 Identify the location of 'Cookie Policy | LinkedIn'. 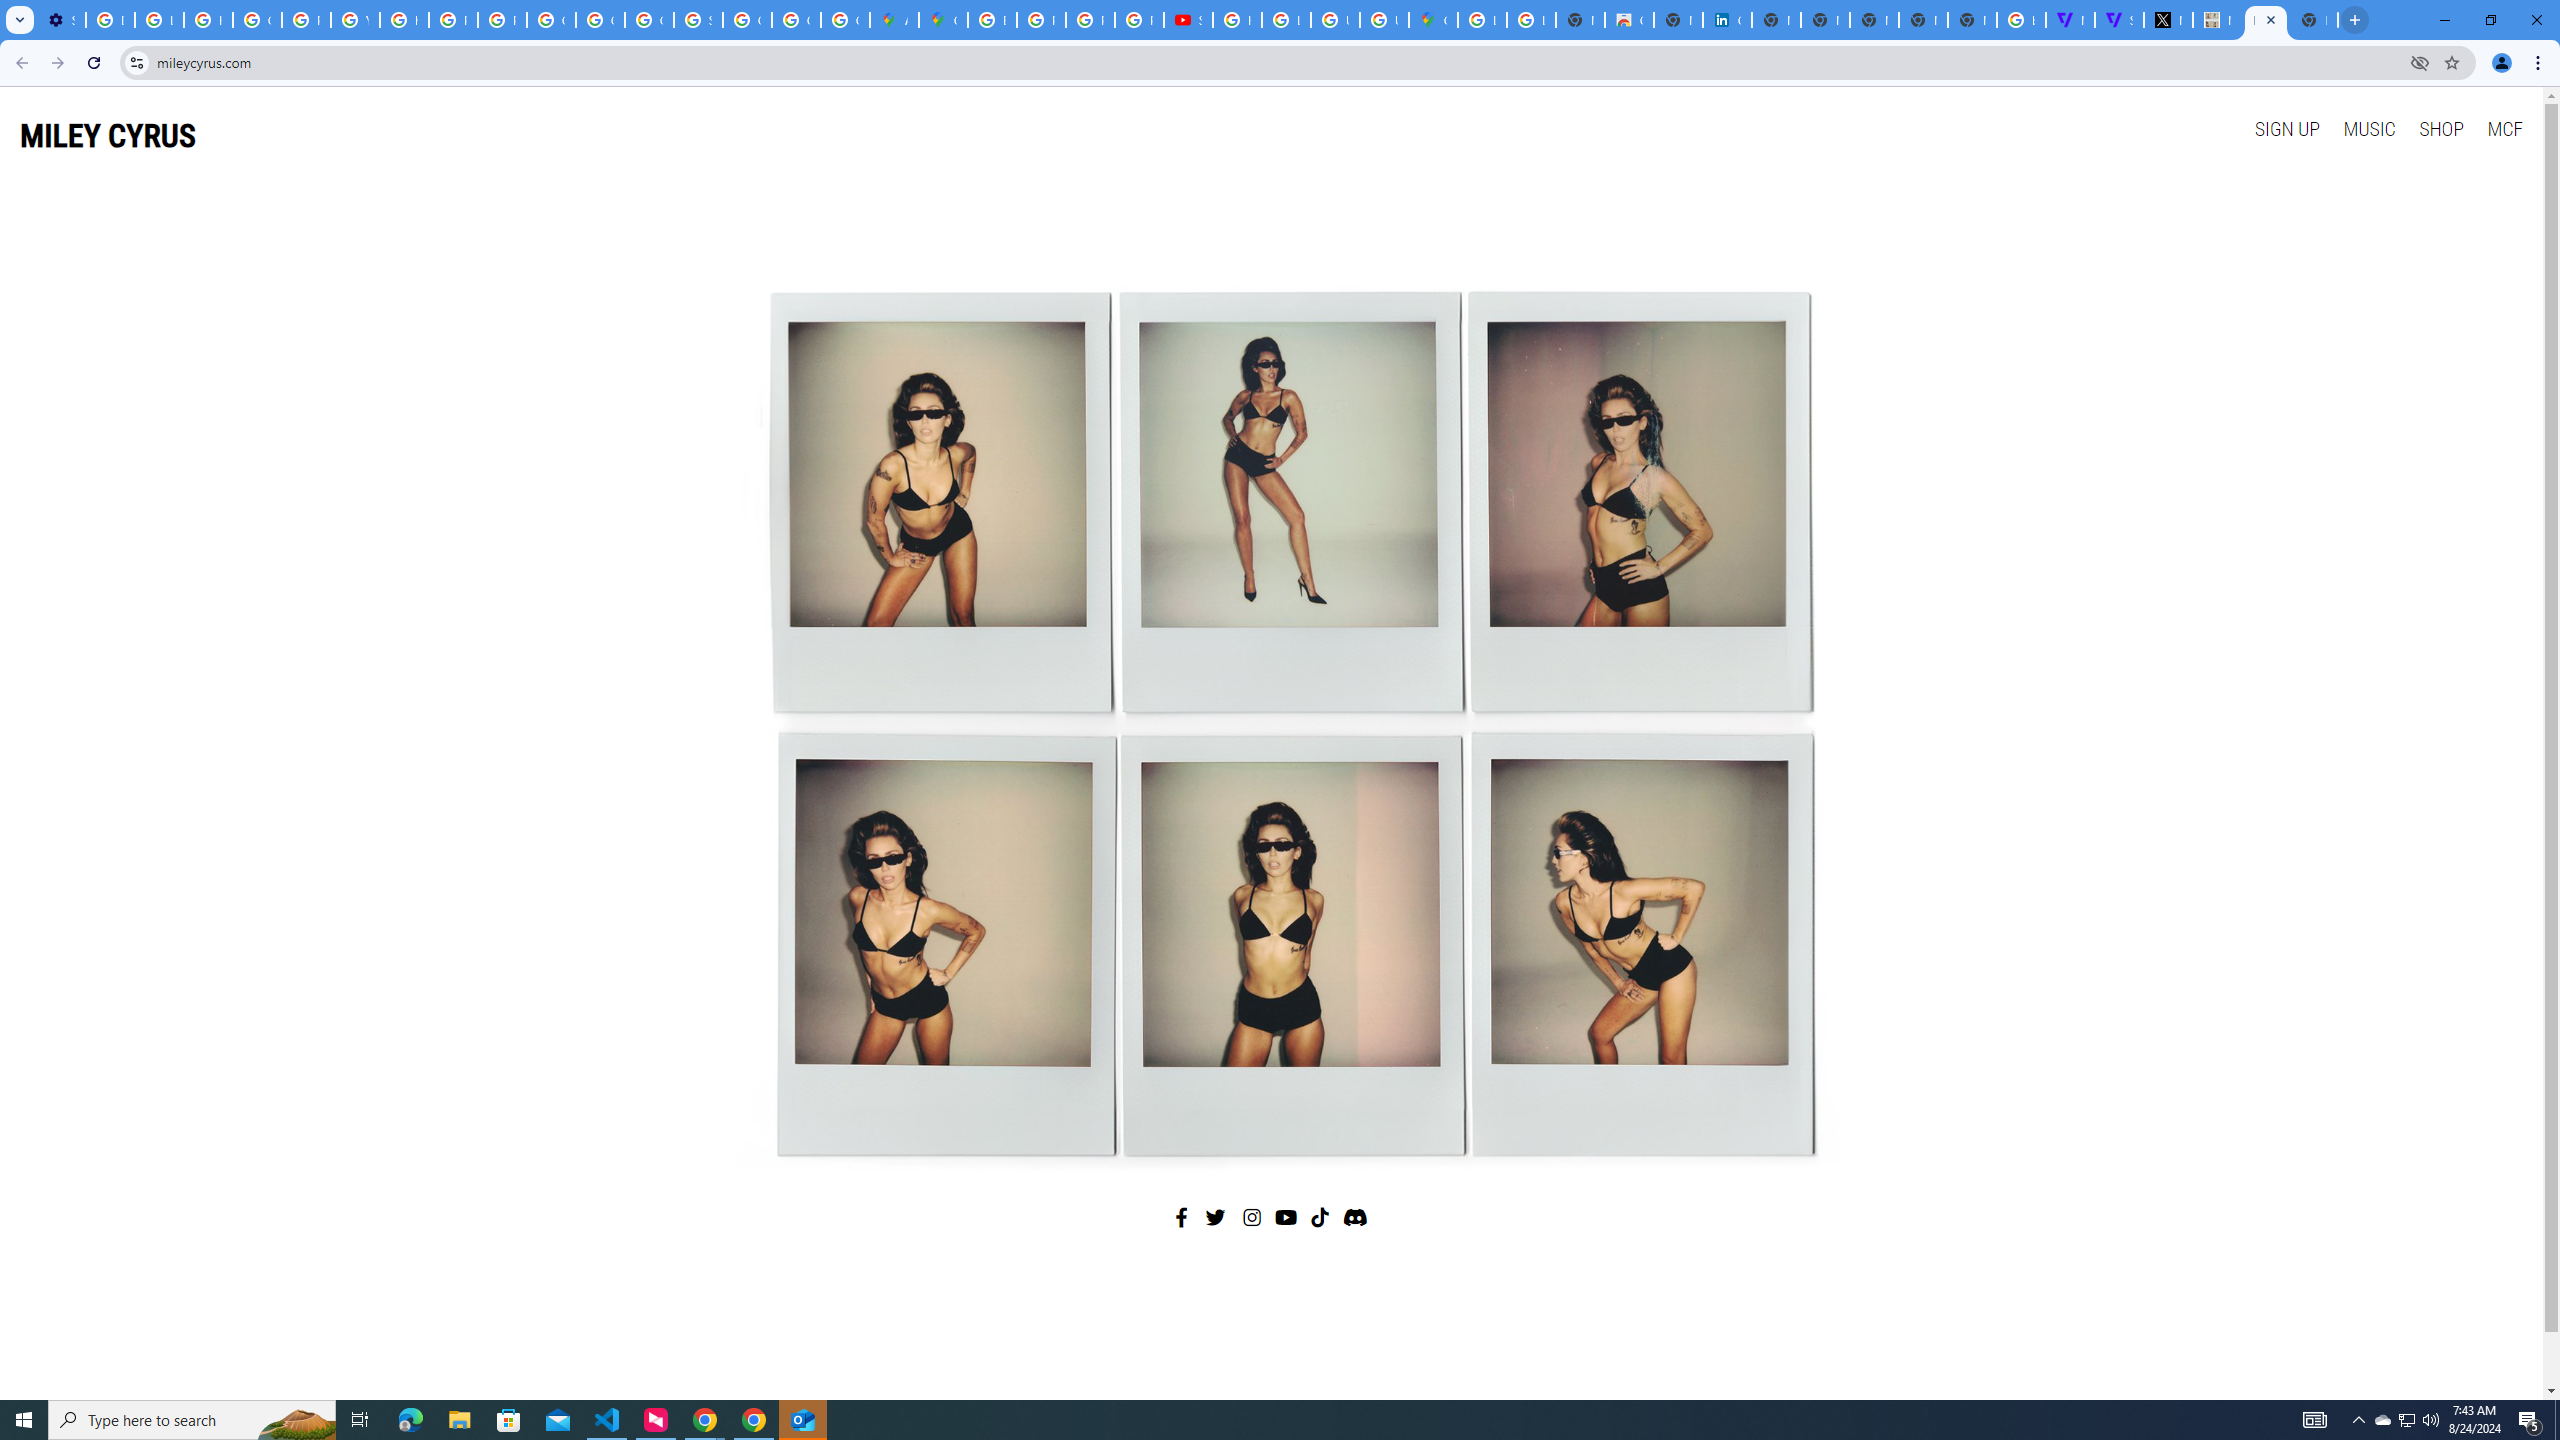
(1728, 19).